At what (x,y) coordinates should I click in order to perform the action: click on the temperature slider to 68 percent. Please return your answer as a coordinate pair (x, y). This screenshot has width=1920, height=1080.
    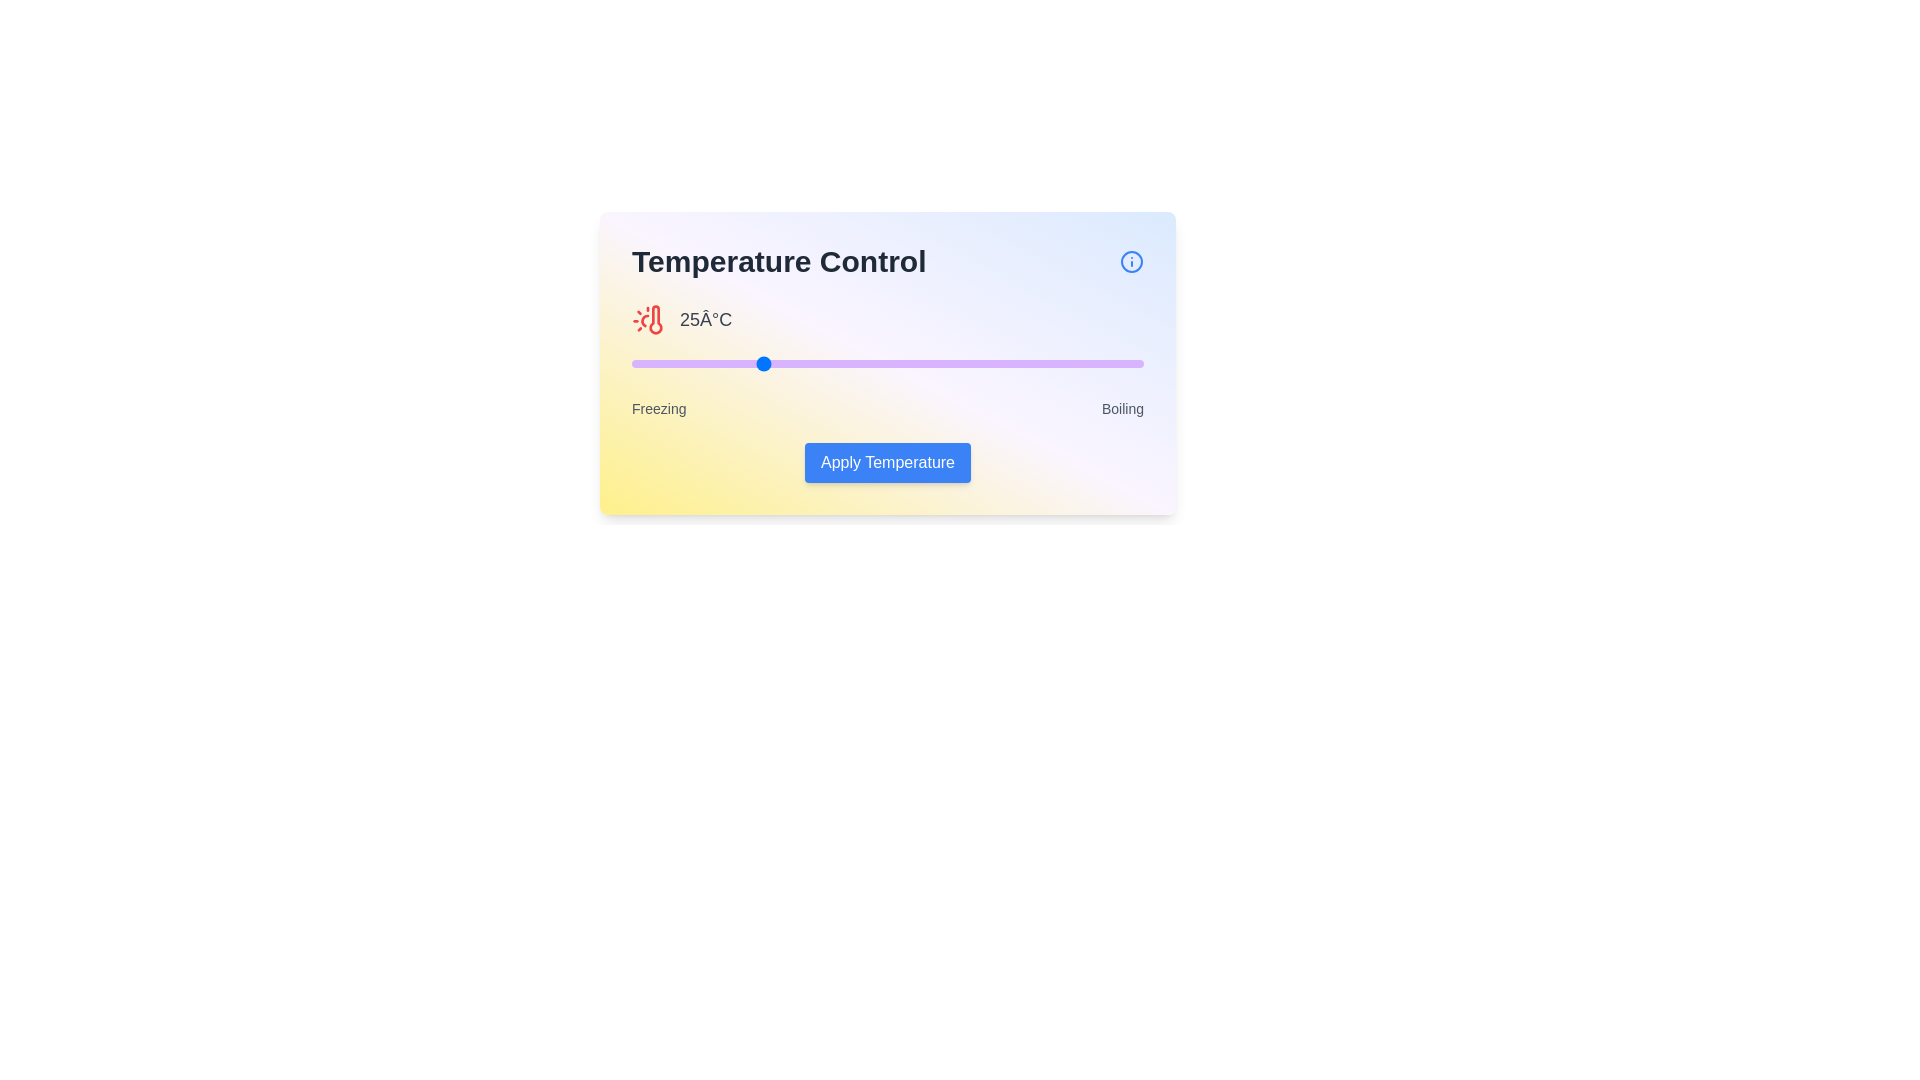
    Looking at the image, I should click on (980, 363).